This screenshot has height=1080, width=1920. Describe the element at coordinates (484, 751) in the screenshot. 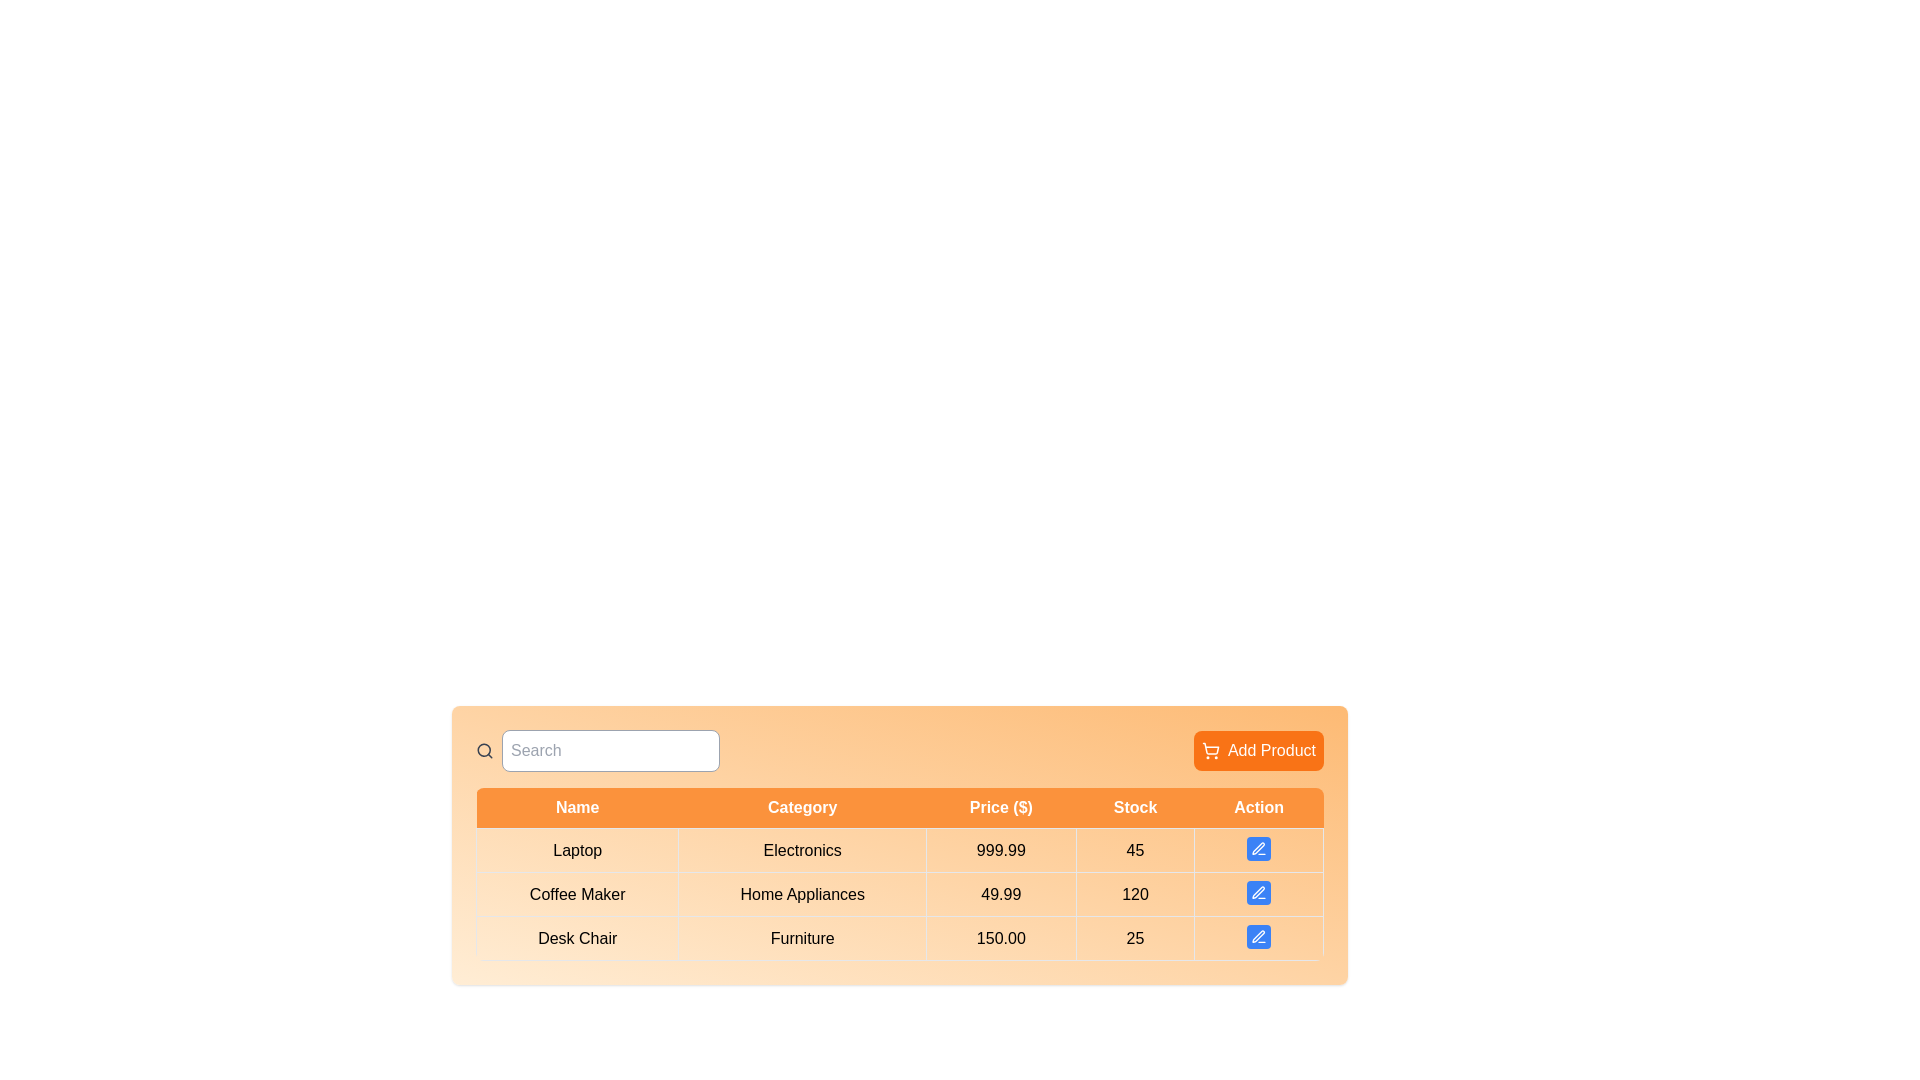

I see `the search icon located to the left of the 'Search' text input field, which visually represents search functionality and is positioned at the top left corner of the orange segment` at that location.